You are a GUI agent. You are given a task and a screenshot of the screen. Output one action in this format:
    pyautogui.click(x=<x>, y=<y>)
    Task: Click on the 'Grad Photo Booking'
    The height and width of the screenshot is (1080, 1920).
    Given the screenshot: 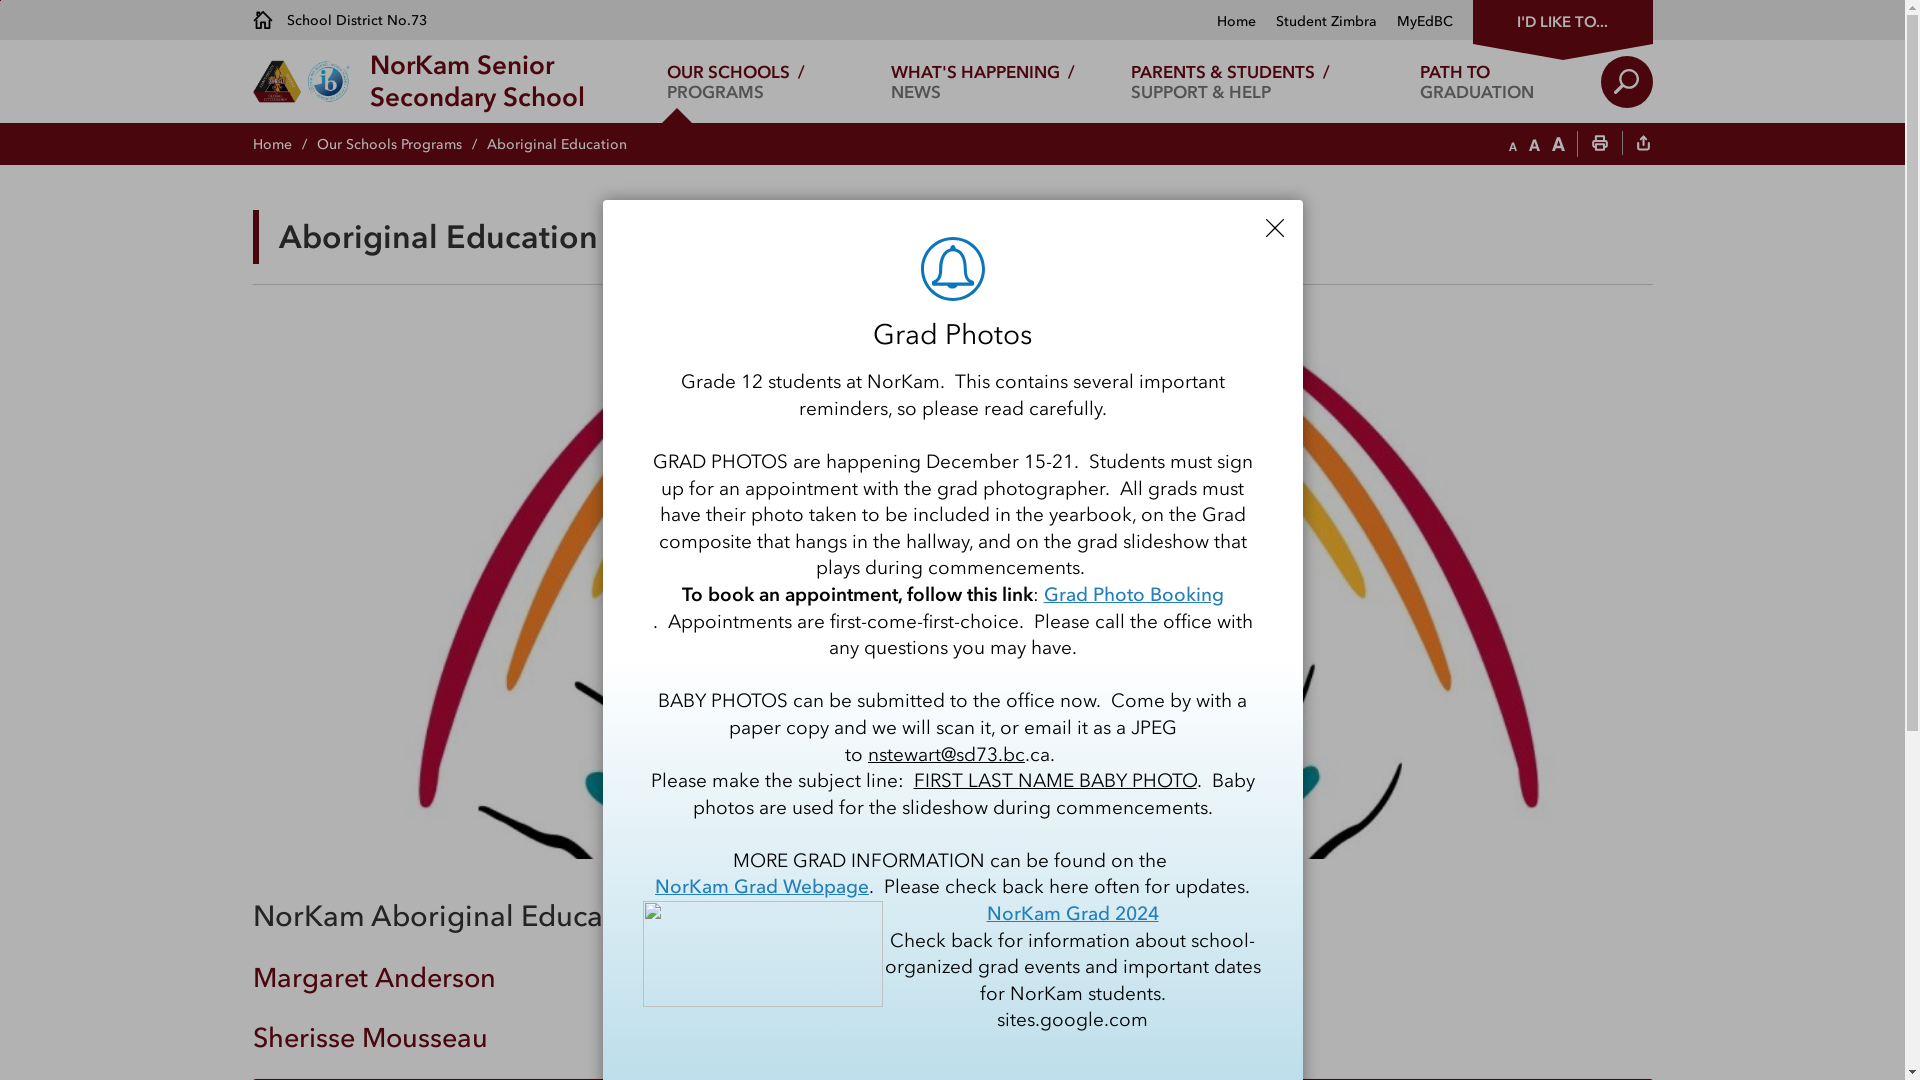 What is the action you would take?
    pyautogui.click(x=1133, y=594)
    